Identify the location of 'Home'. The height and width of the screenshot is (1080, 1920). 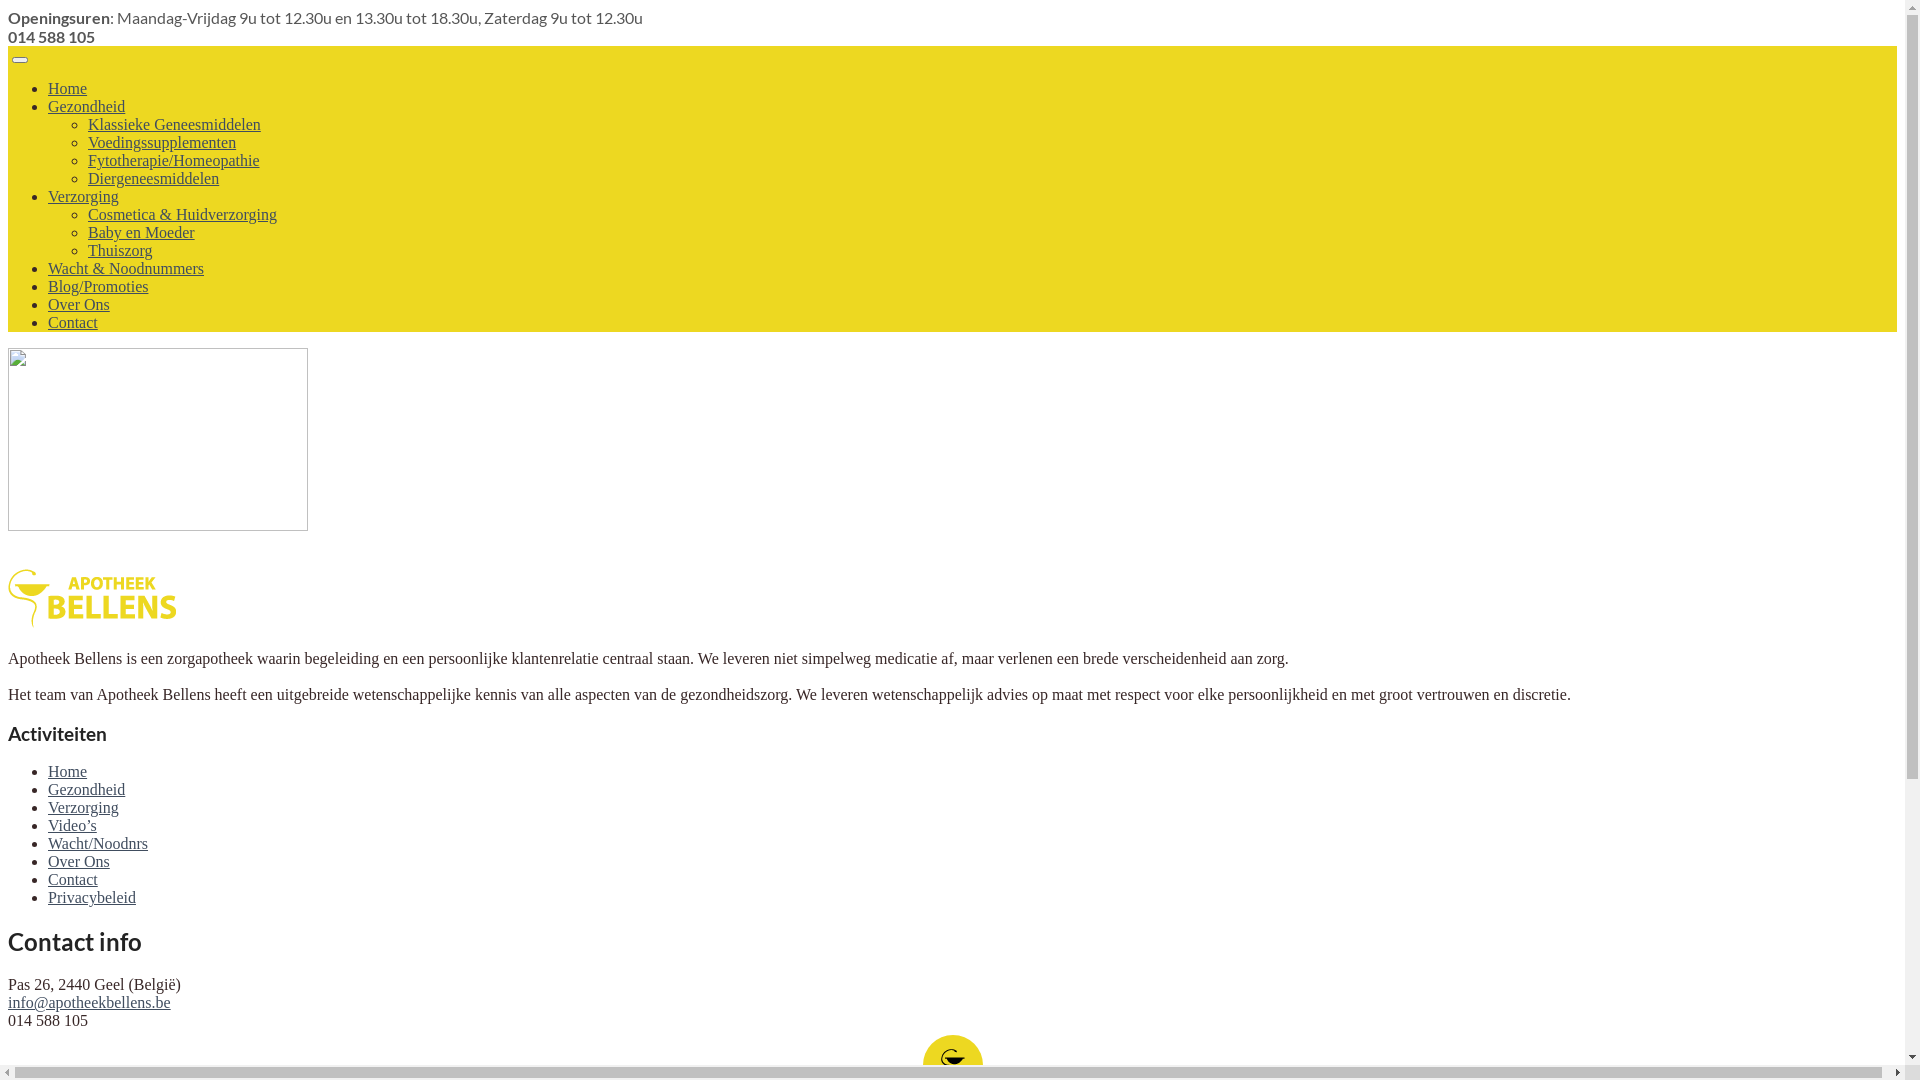
(67, 87).